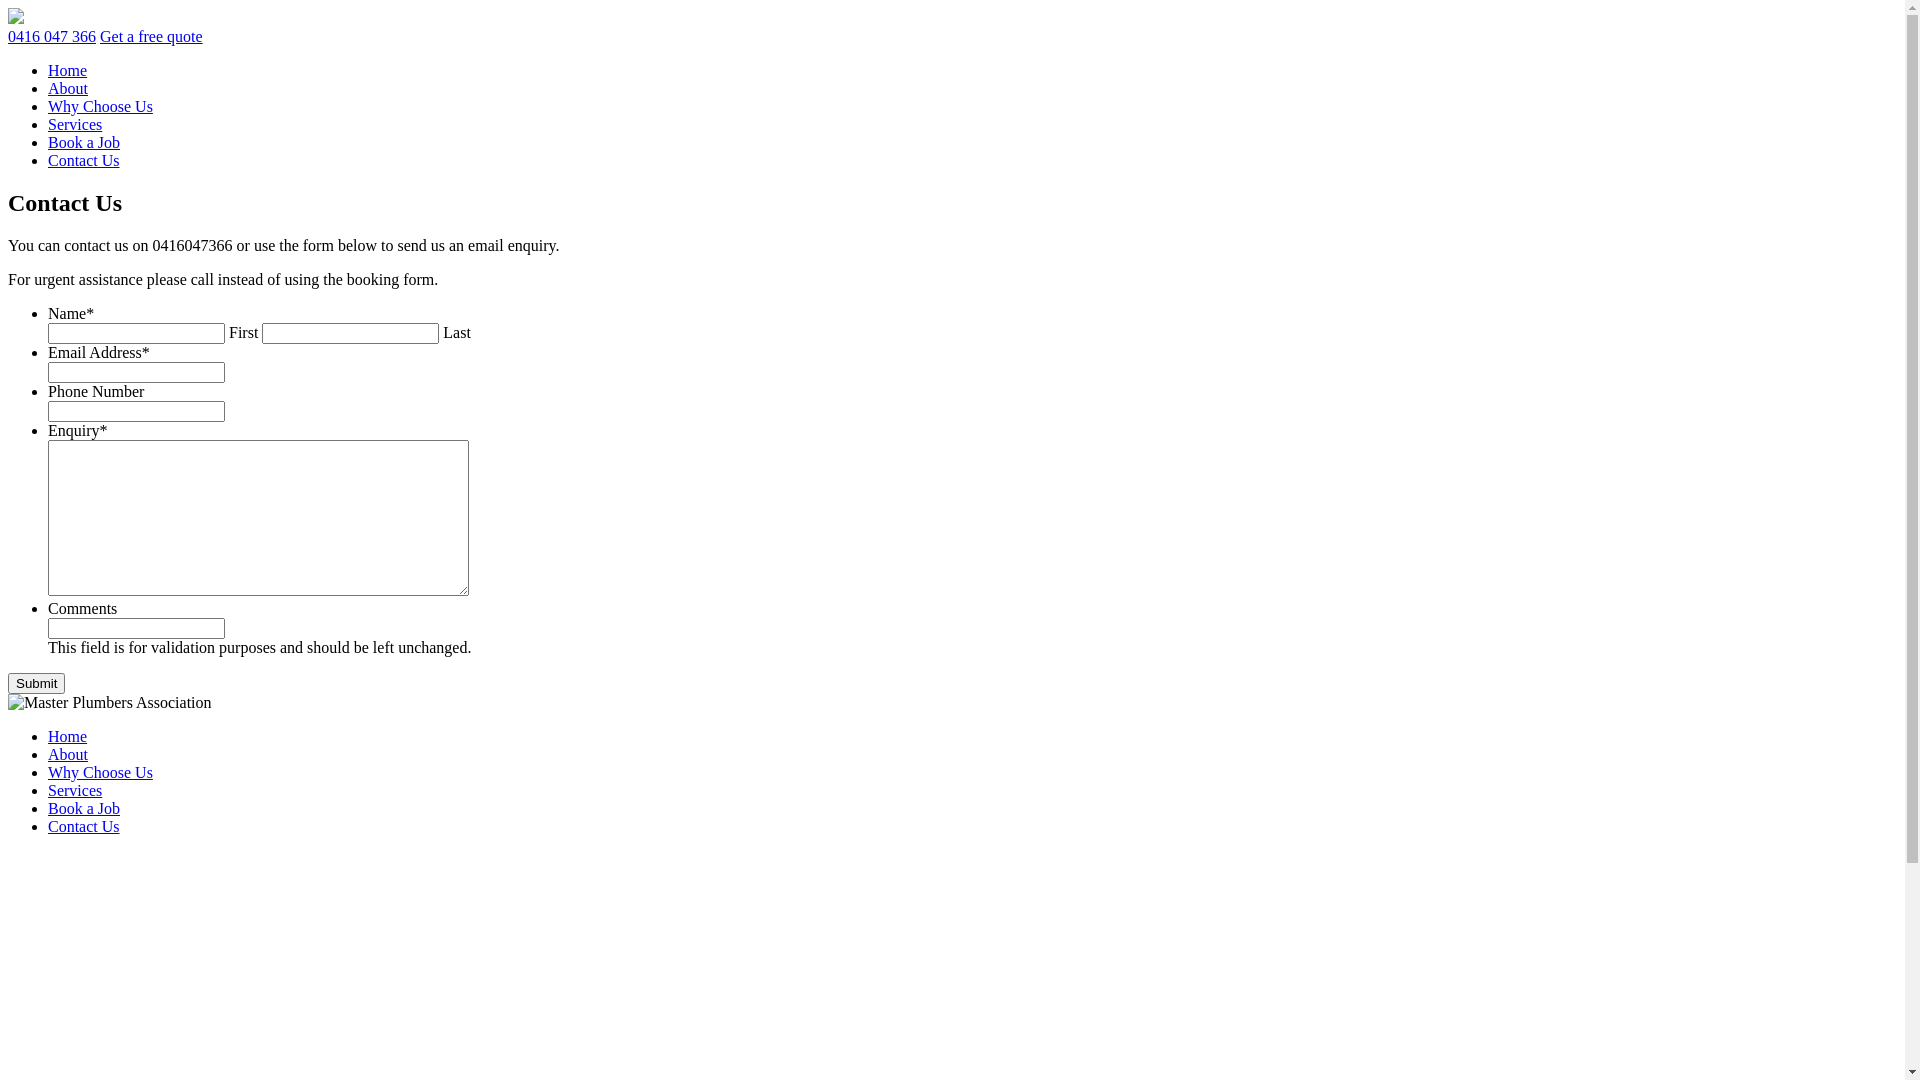 This screenshot has height=1080, width=1920. Describe the element at coordinates (99, 106) in the screenshot. I see `'Why Choose Us'` at that location.